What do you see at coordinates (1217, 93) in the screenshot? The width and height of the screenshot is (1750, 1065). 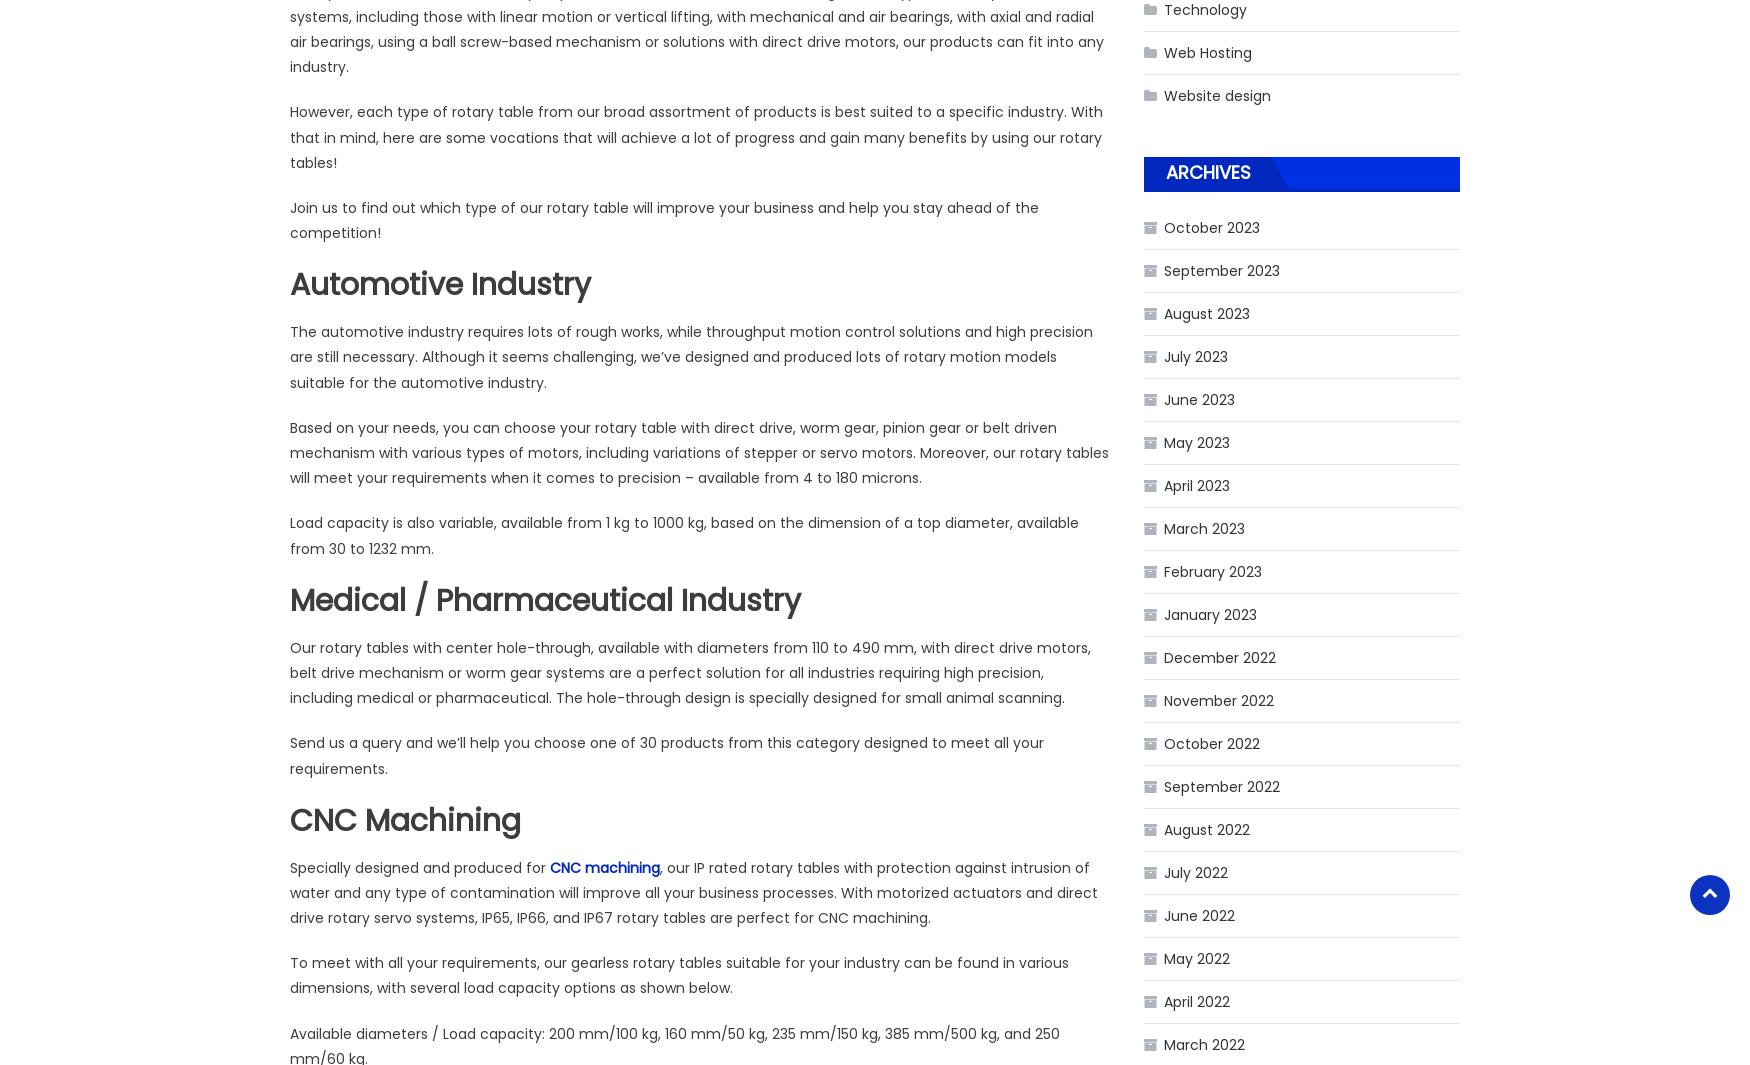 I see `'Website design'` at bounding box center [1217, 93].